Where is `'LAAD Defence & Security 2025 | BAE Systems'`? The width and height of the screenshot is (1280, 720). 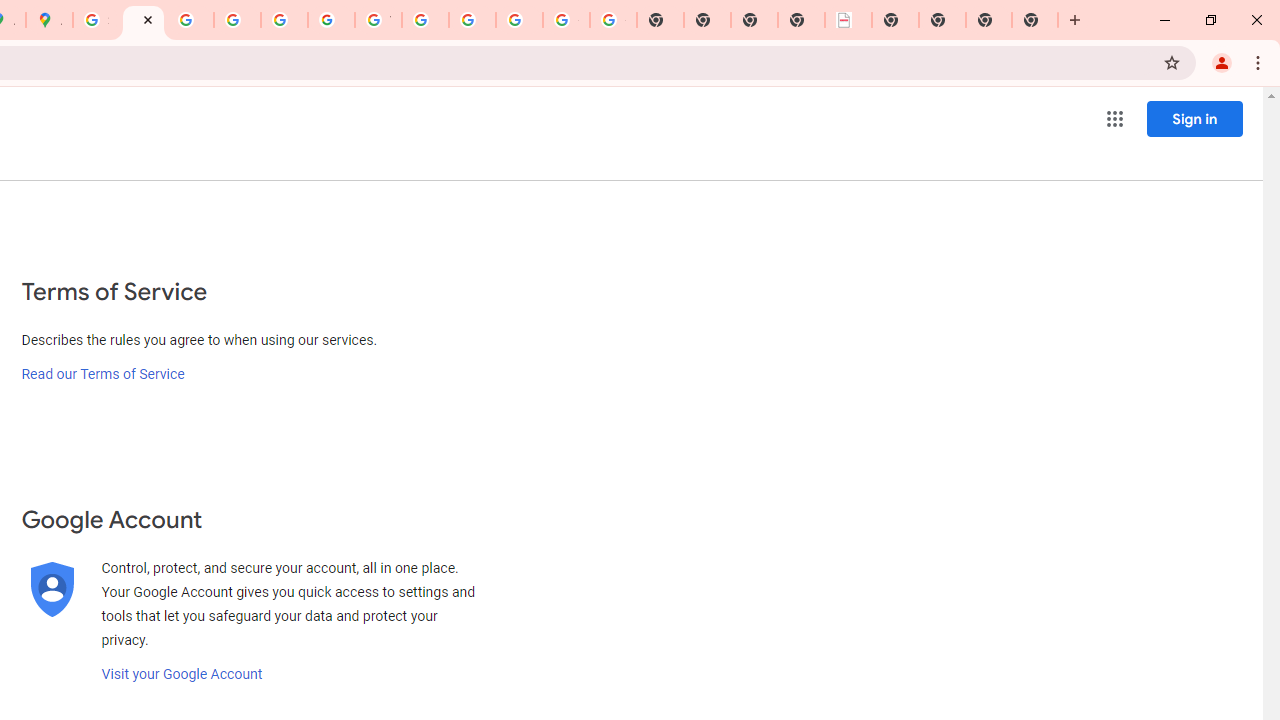 'LAAD Defence & Security 2025 | BAE Systems' is located at coordinates (848, 20).